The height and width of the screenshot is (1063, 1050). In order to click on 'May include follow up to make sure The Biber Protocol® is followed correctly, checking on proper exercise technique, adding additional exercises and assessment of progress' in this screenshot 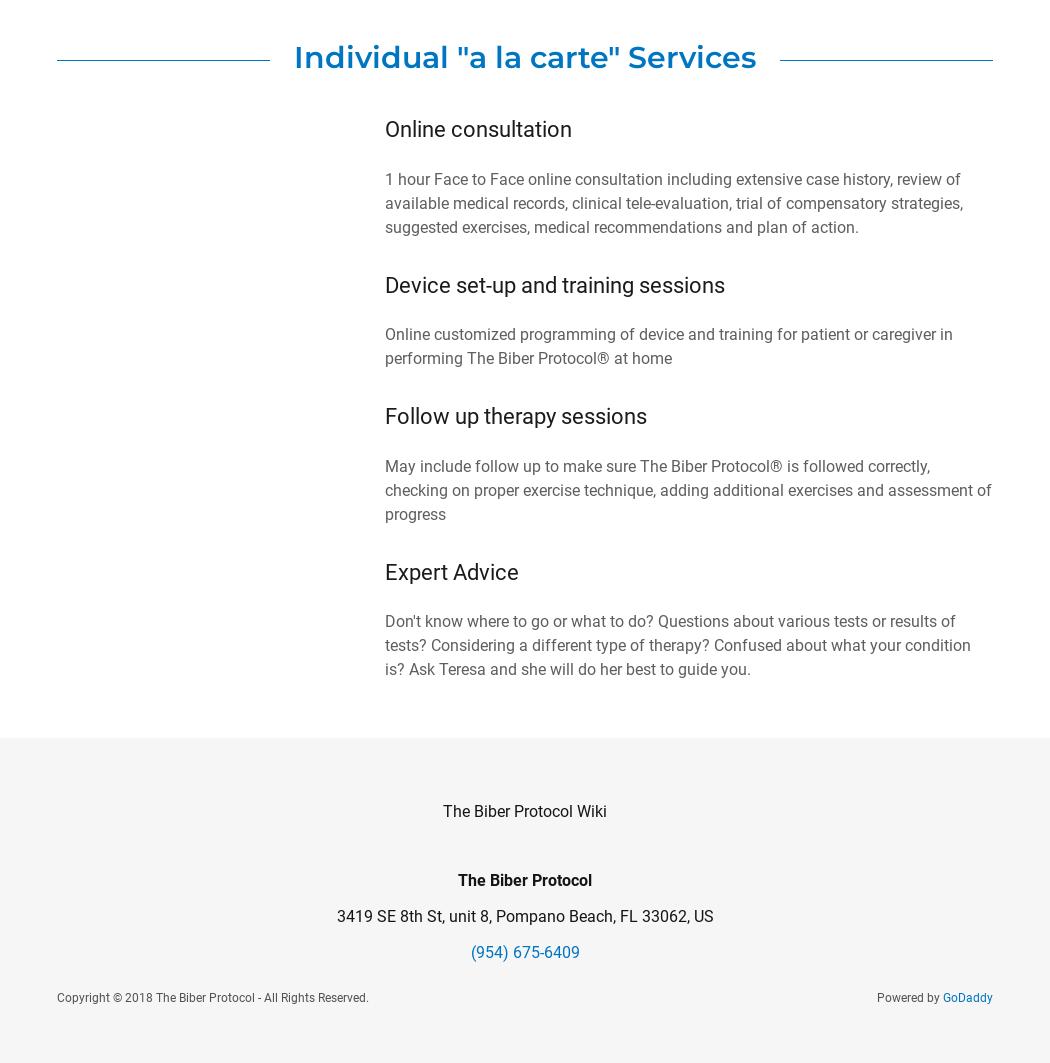, I will do `click(688, 489)`.